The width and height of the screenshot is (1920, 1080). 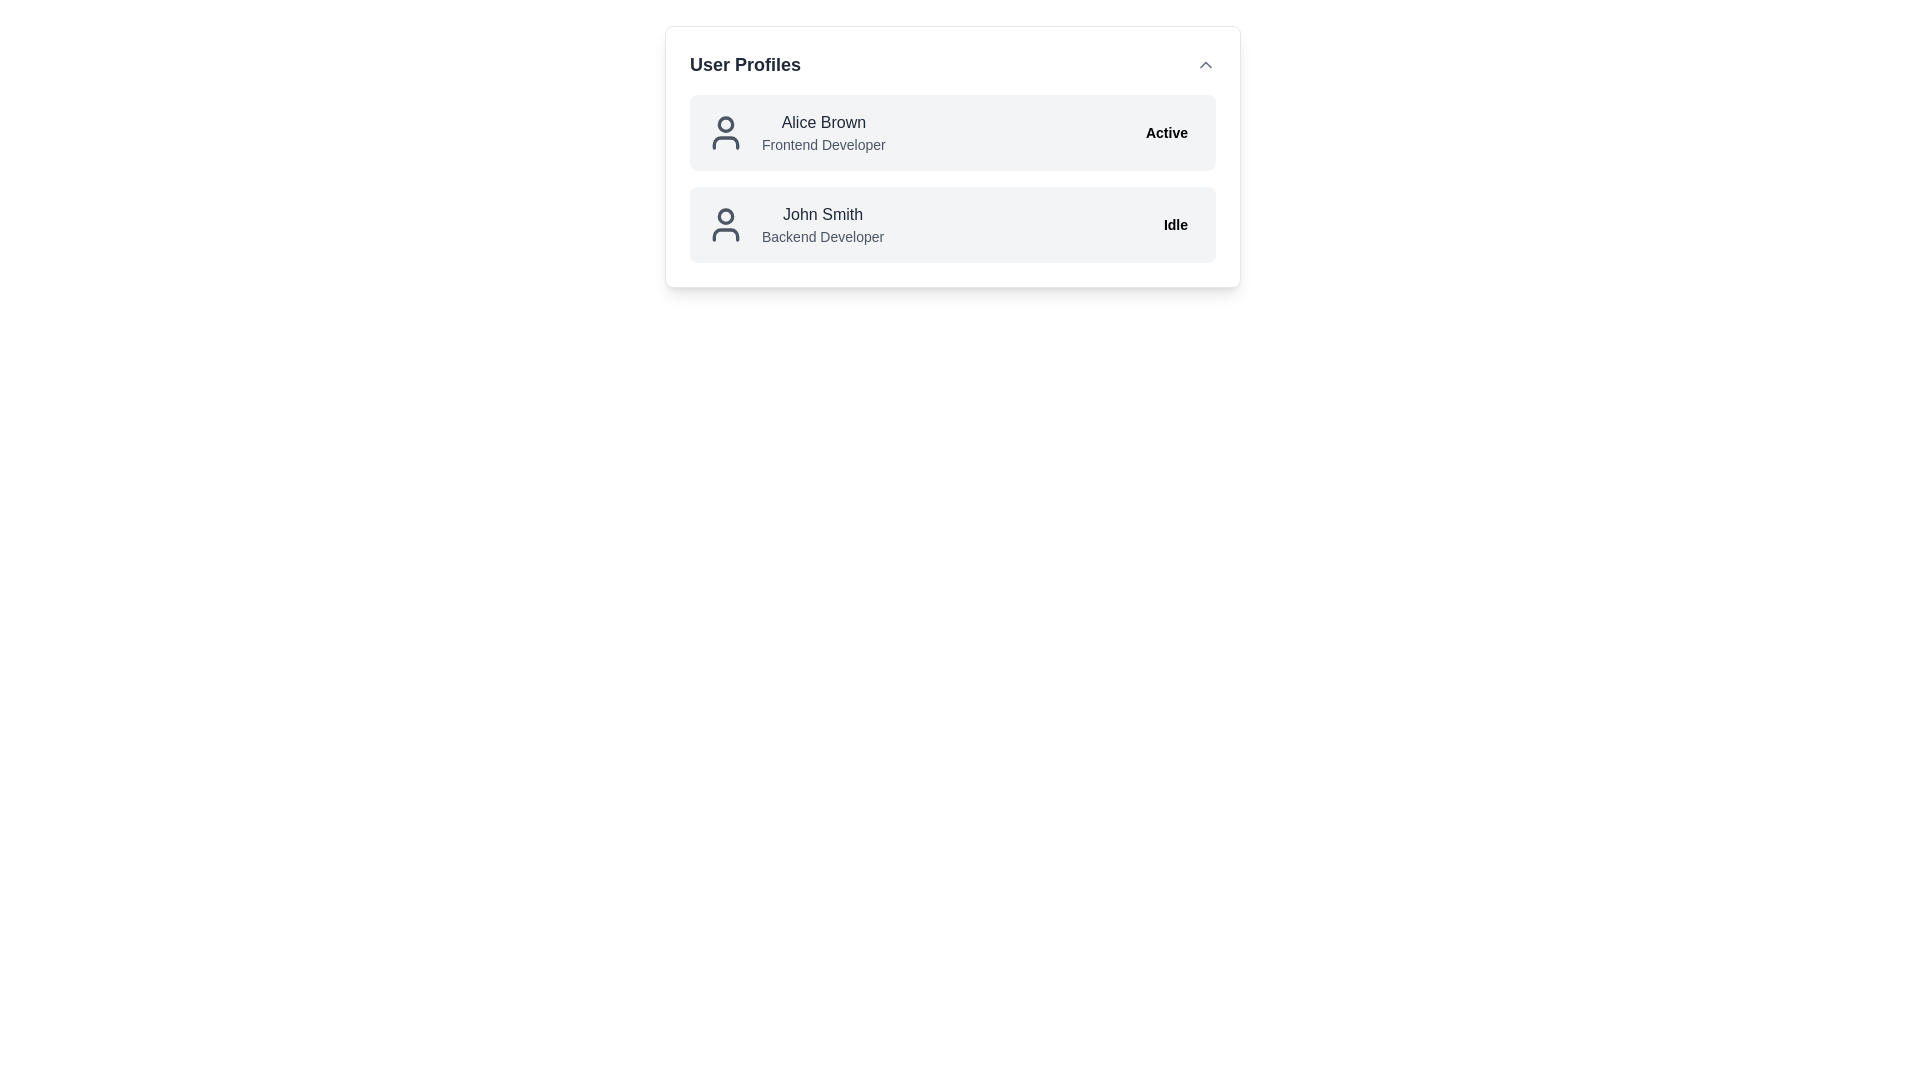 I want to click on the user profile entry displaying the name 'John Smith', which is in a medium-weight, dark gray font, and is located on the second row of the user profiles section, so click(x=823, y=215).